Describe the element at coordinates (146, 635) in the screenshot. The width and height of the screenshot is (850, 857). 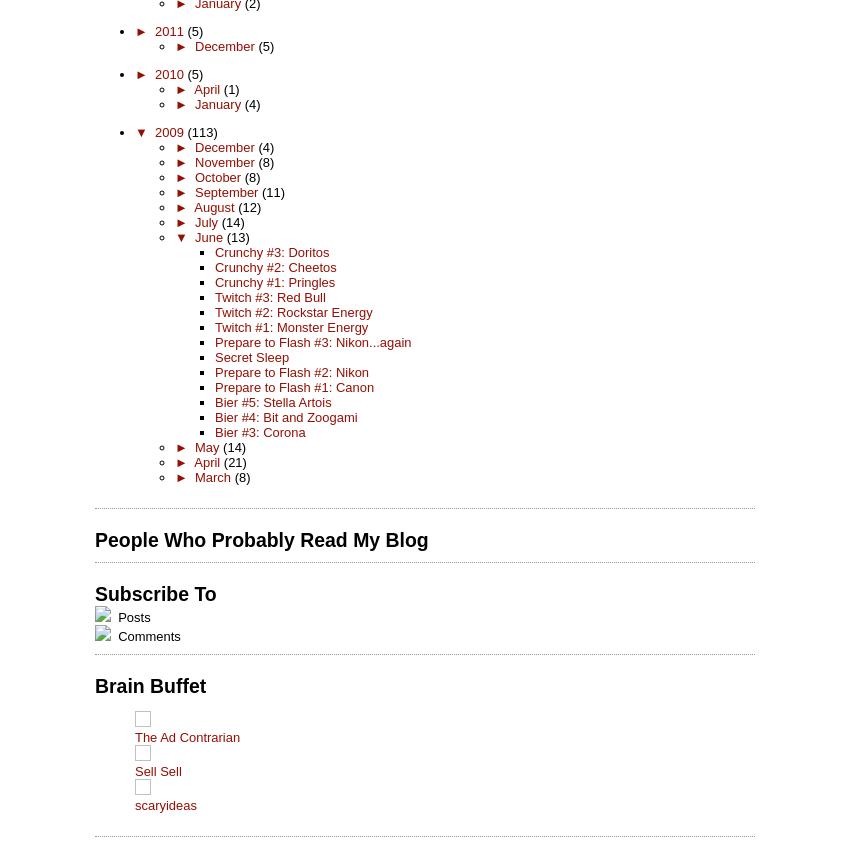
I see `'Comments'` at that location.